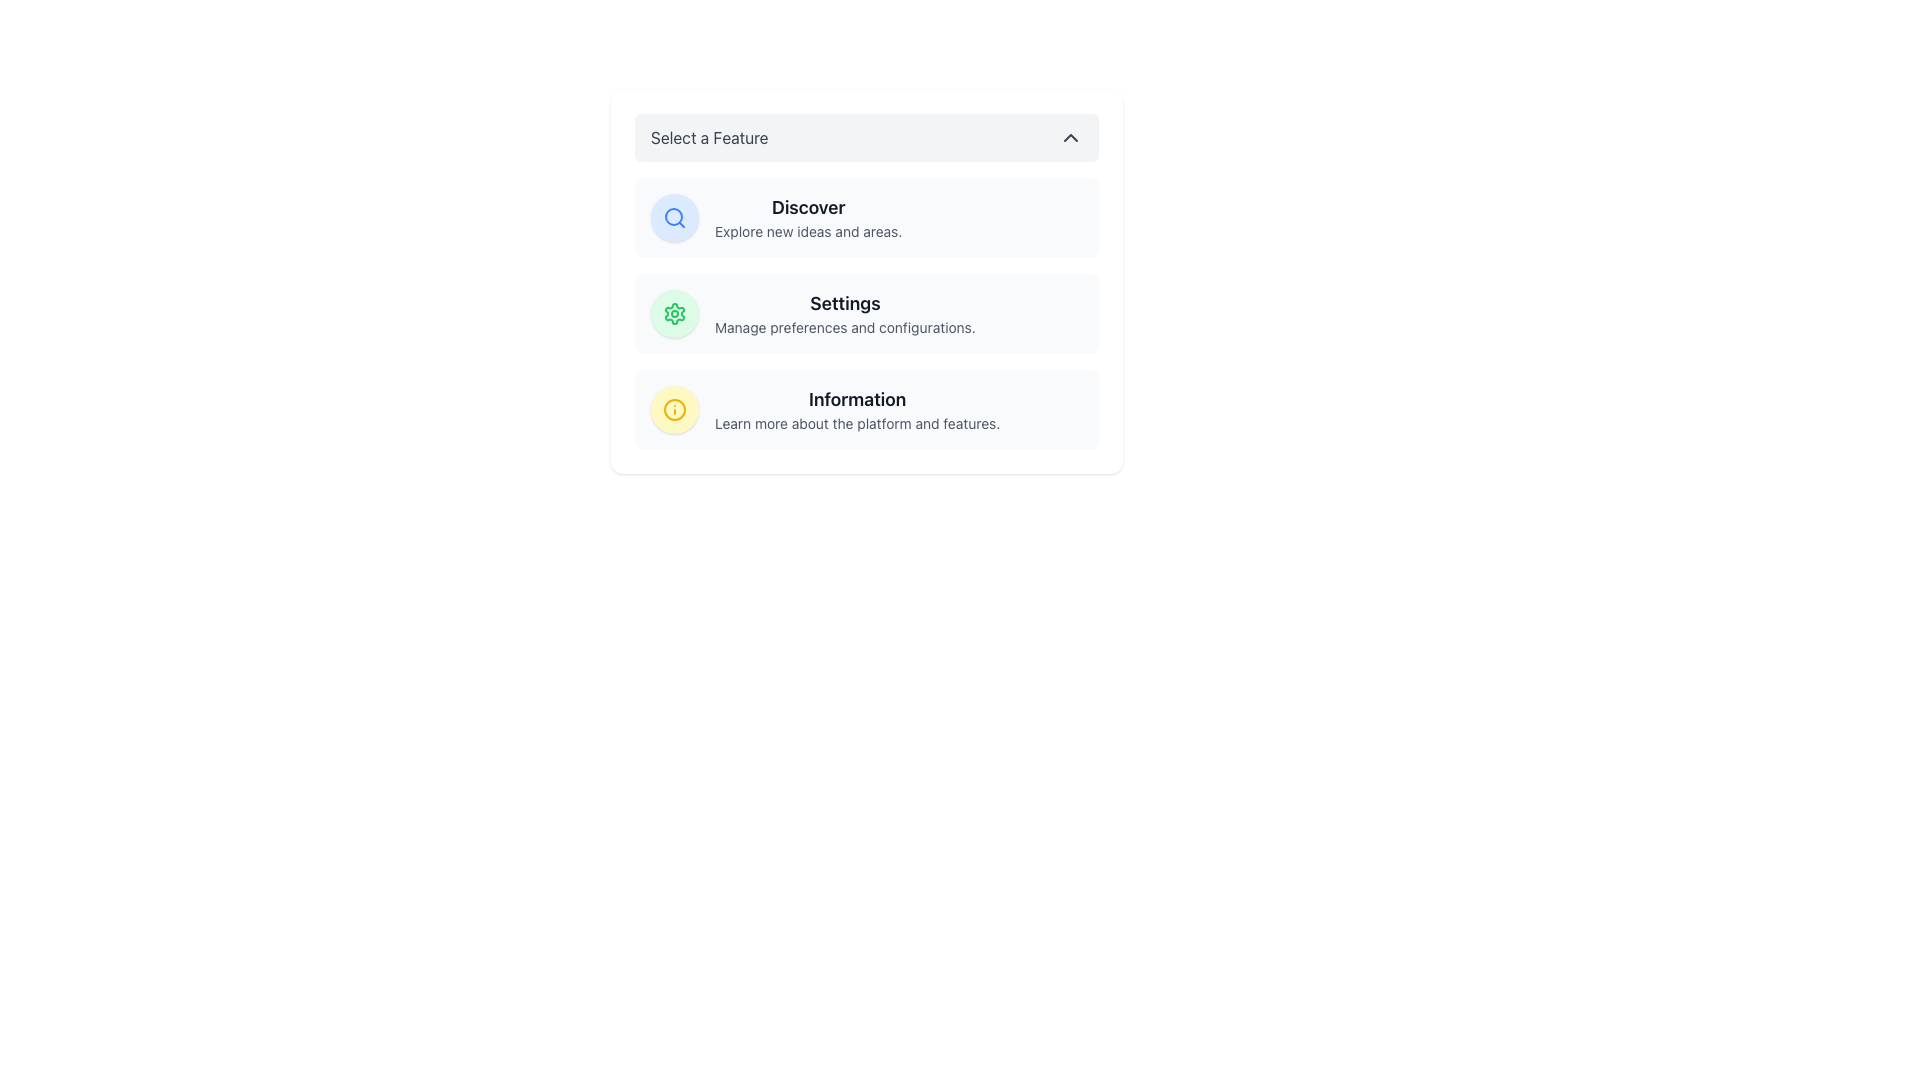 The image size is (1920, 1080). I want to click on the 'Information' text block, which includes a bold heading and a smaller subheading, so click(857, 408).